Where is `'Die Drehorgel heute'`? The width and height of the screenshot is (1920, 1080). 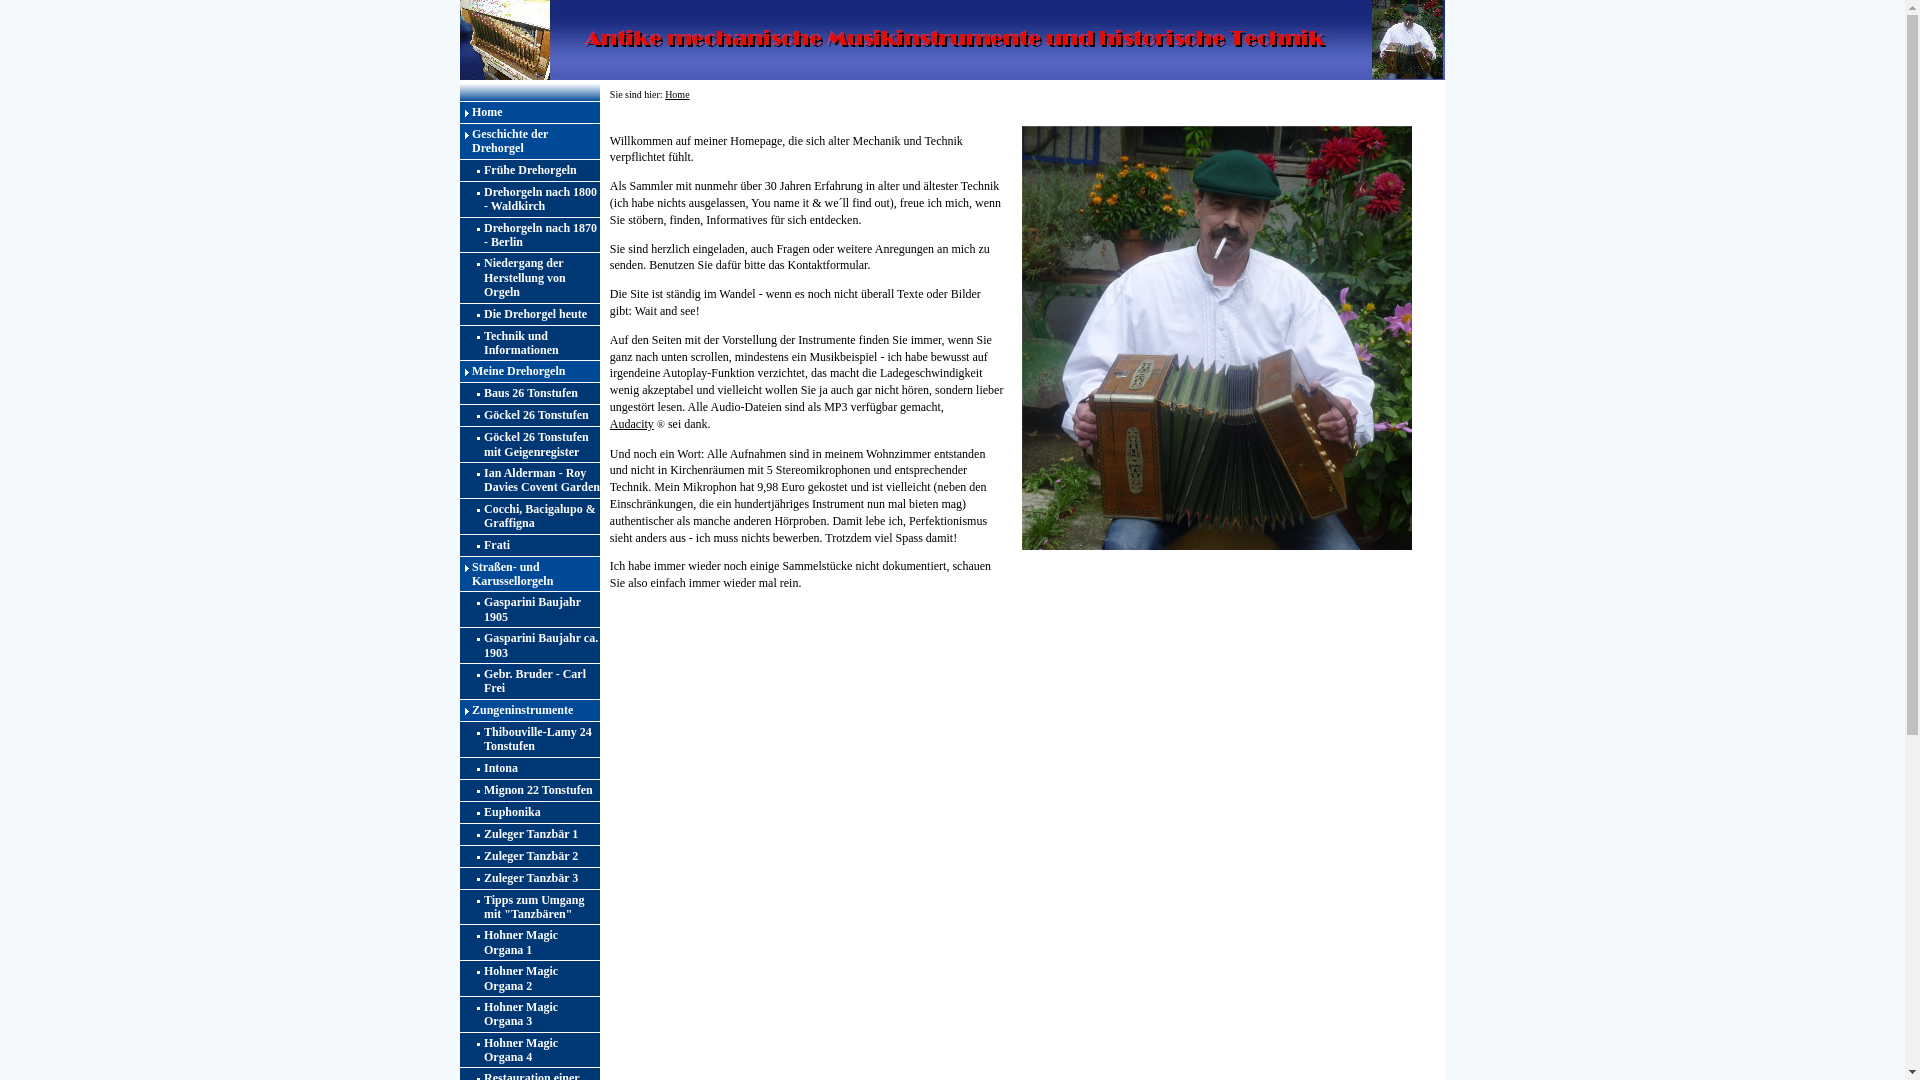 'Die Drehorgel heute' is located at coordinates (529, 314).